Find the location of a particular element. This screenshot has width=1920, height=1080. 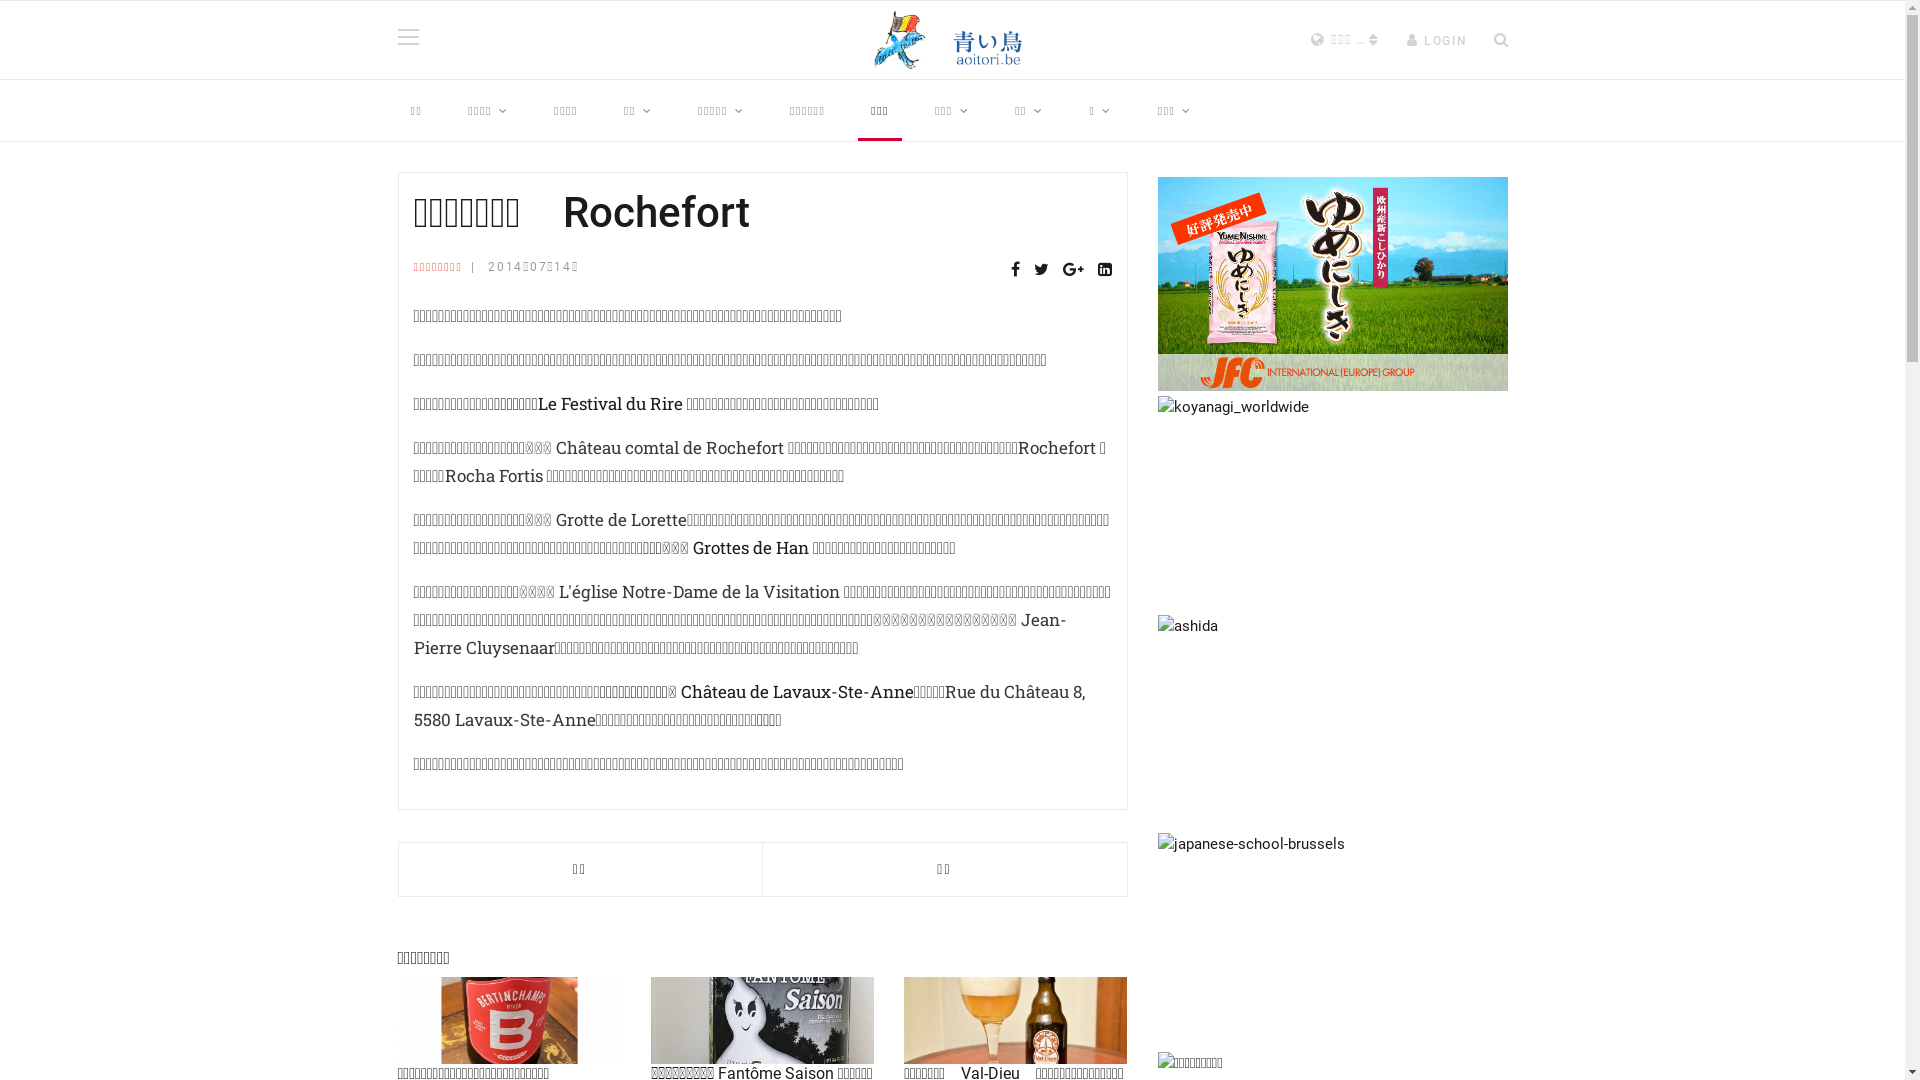

'Yumenishiki 2021' is located at coordinates (1333, 284).